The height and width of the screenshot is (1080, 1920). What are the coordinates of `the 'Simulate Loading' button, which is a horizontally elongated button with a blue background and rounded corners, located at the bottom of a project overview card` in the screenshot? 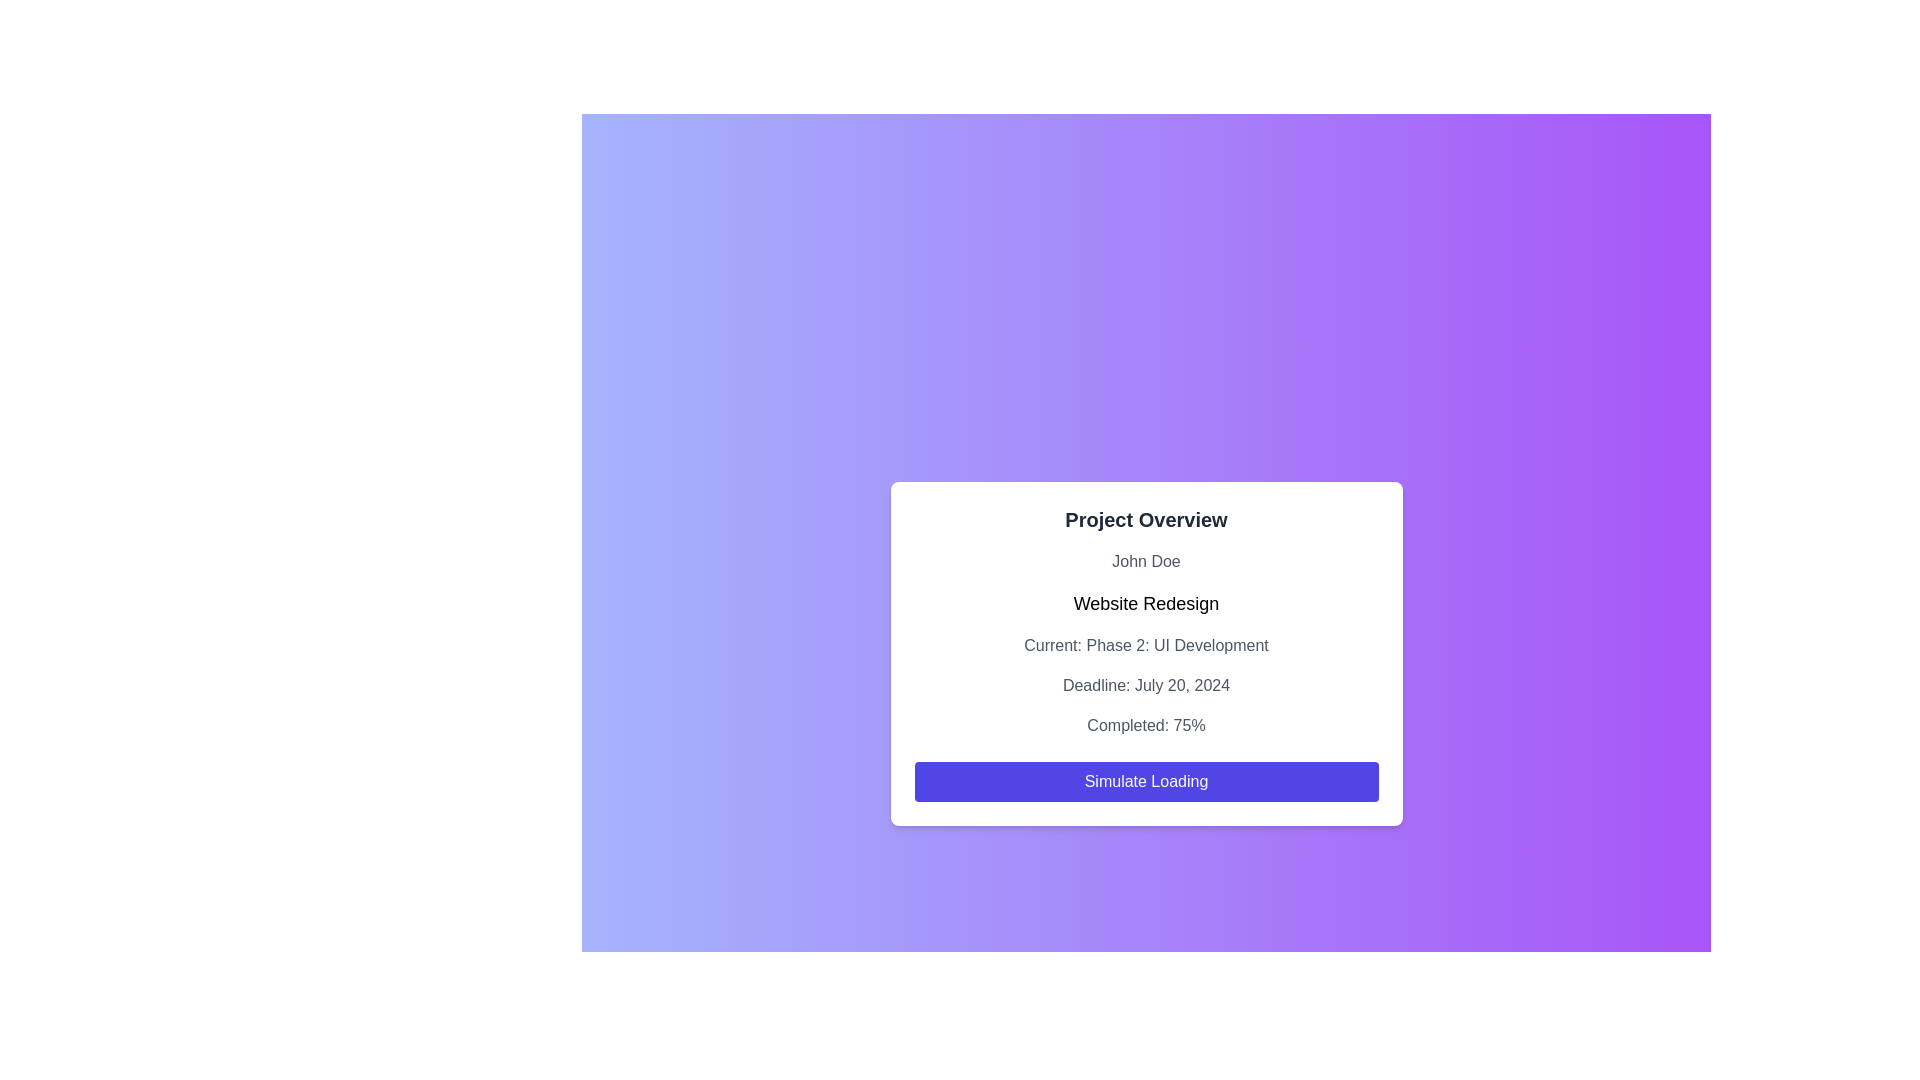 It's located at (1146, 781).